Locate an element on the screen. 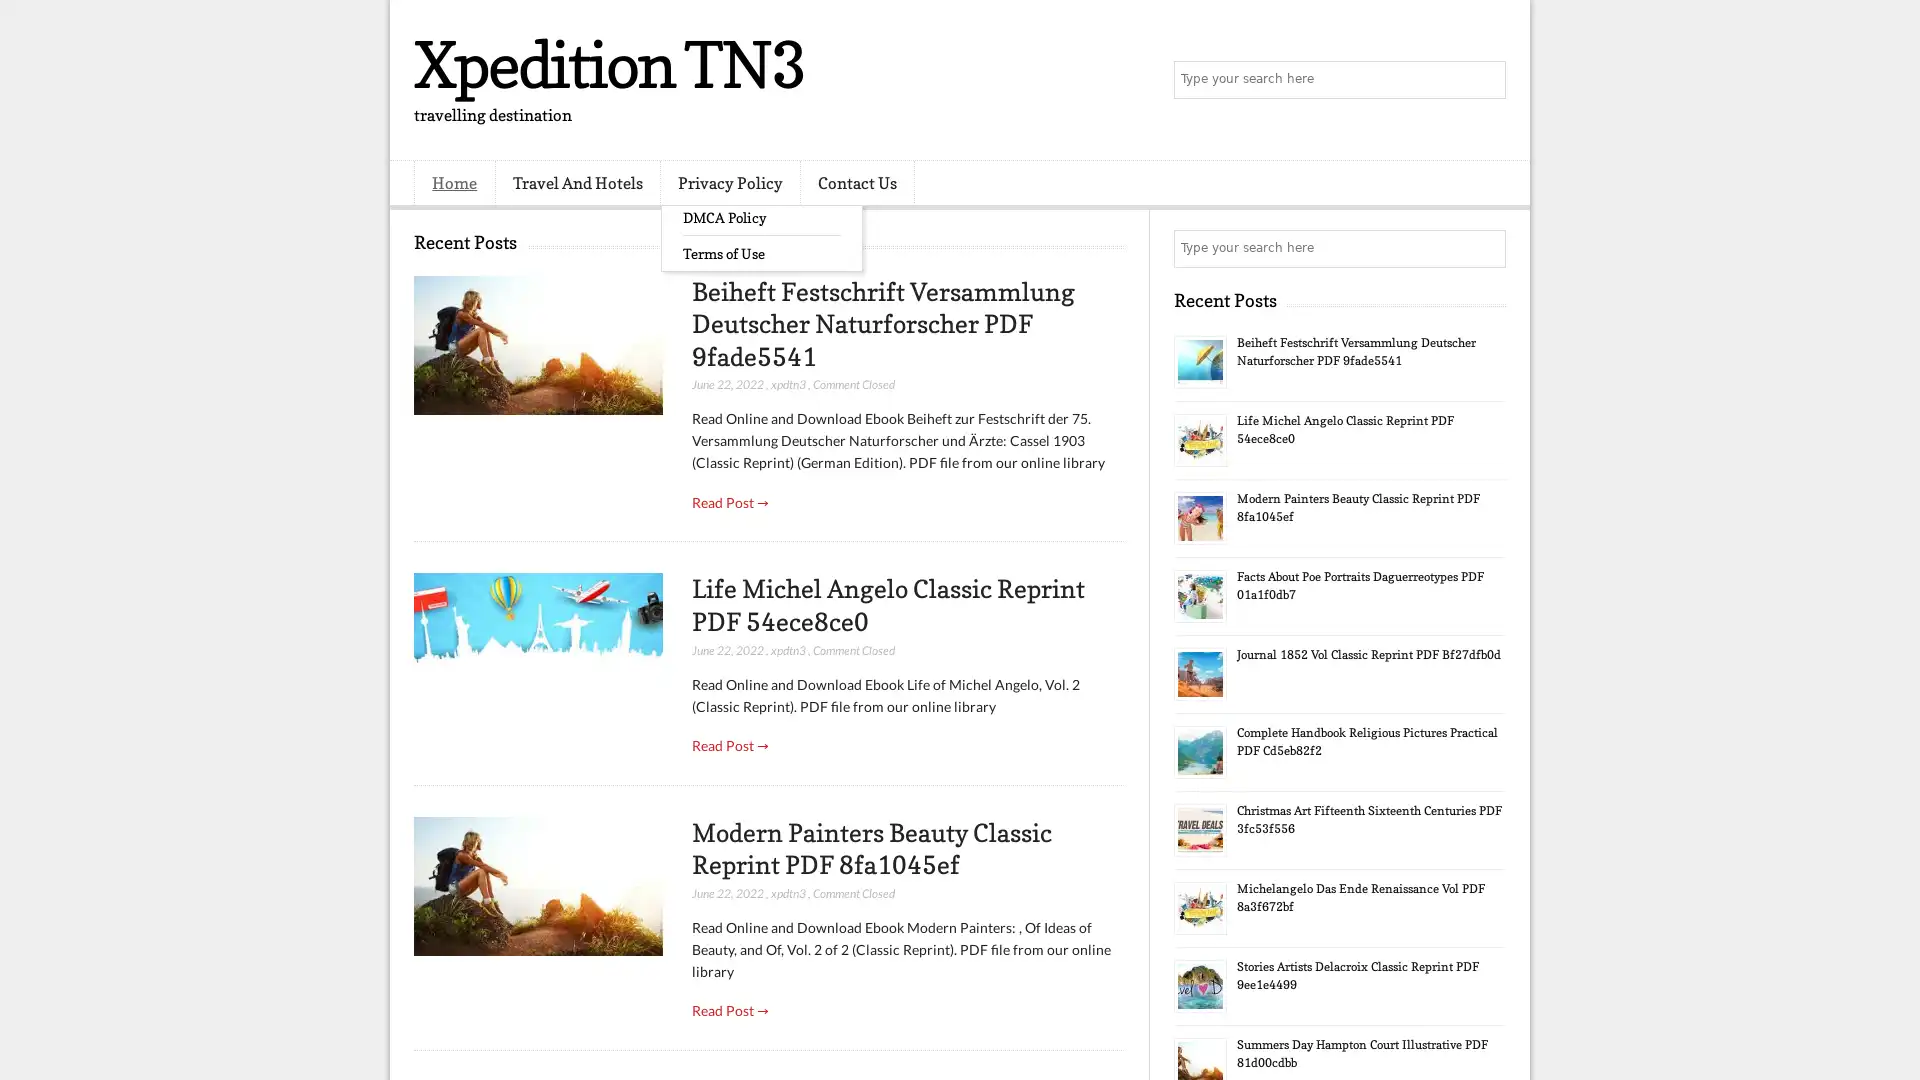 Image resolution: width=1920 pixels, height=1080 pixels. Search is located at coordinates (1485, 80).